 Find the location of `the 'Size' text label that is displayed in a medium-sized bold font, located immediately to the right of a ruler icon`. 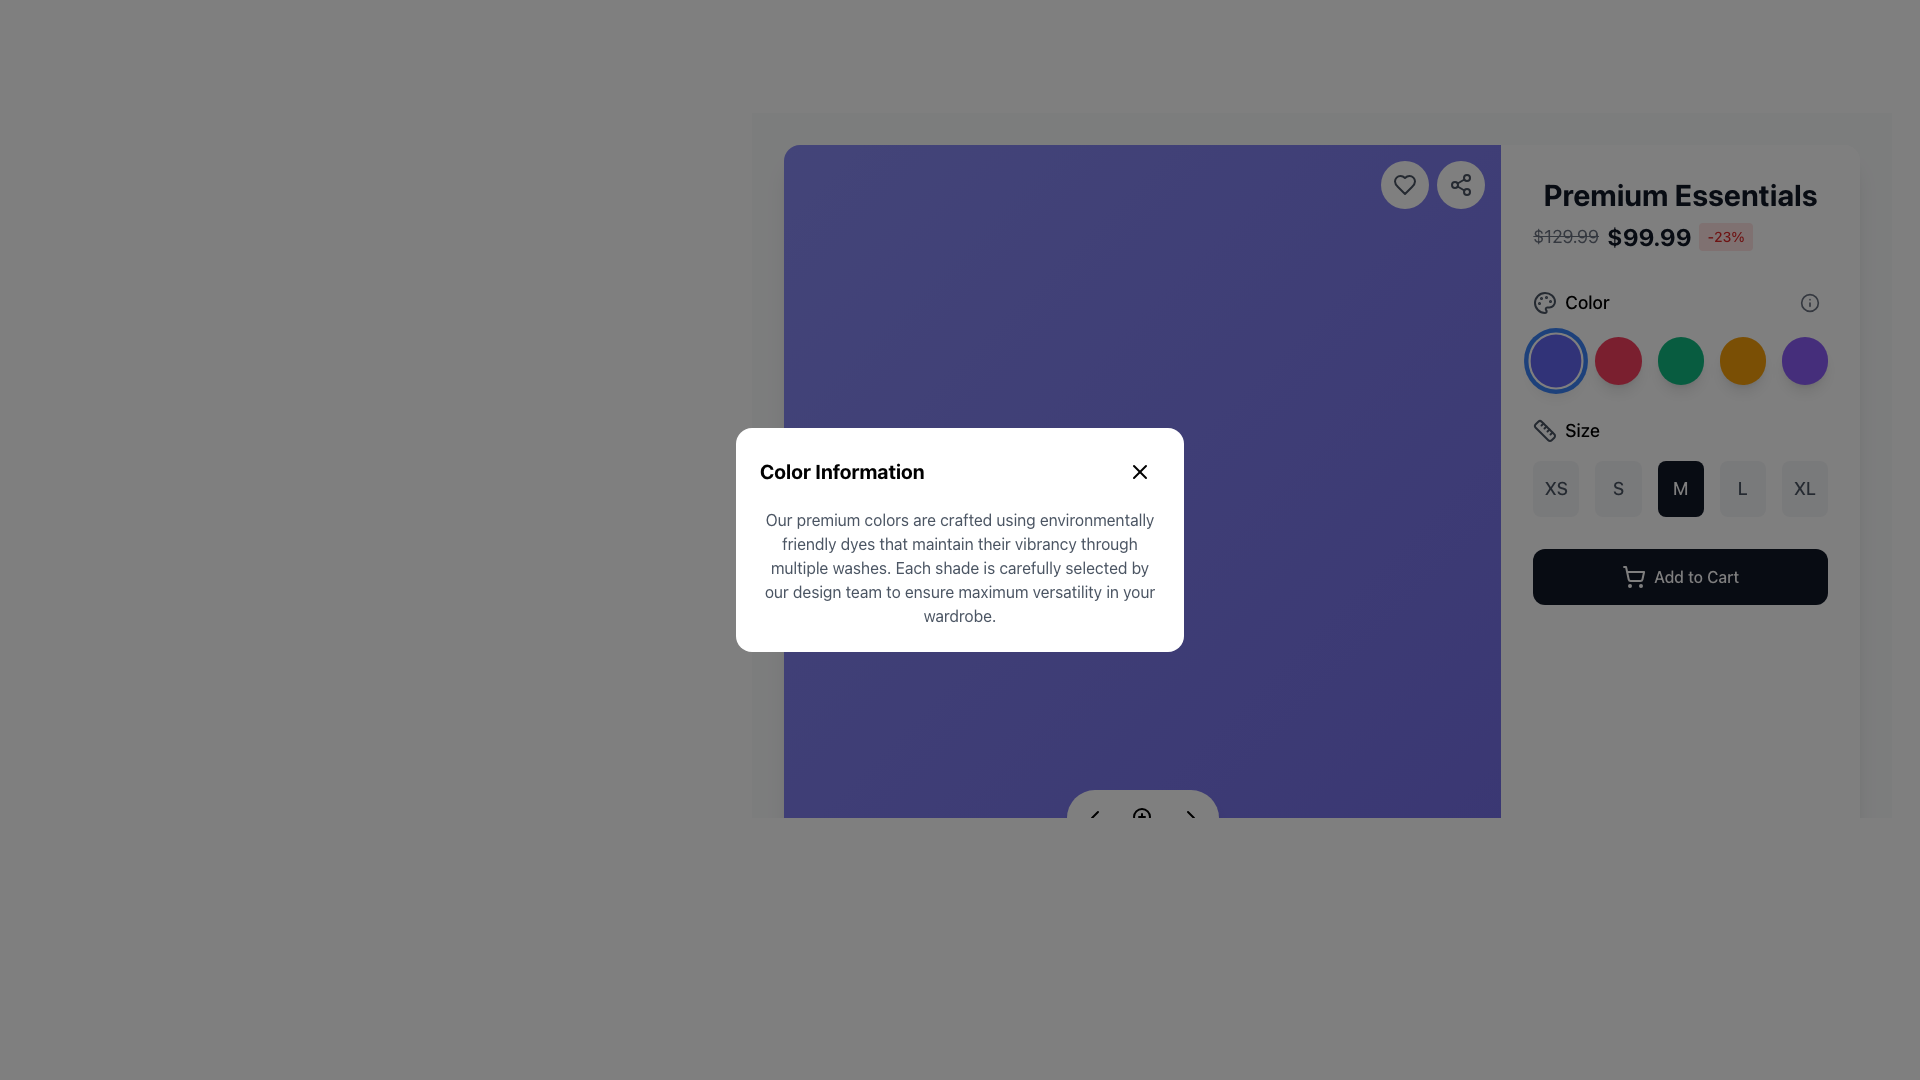

the 'Size' text label that is displayed in a medium-sized bold font, located immediately to the right of a ruler icon is located at coordinates (1581, 430).